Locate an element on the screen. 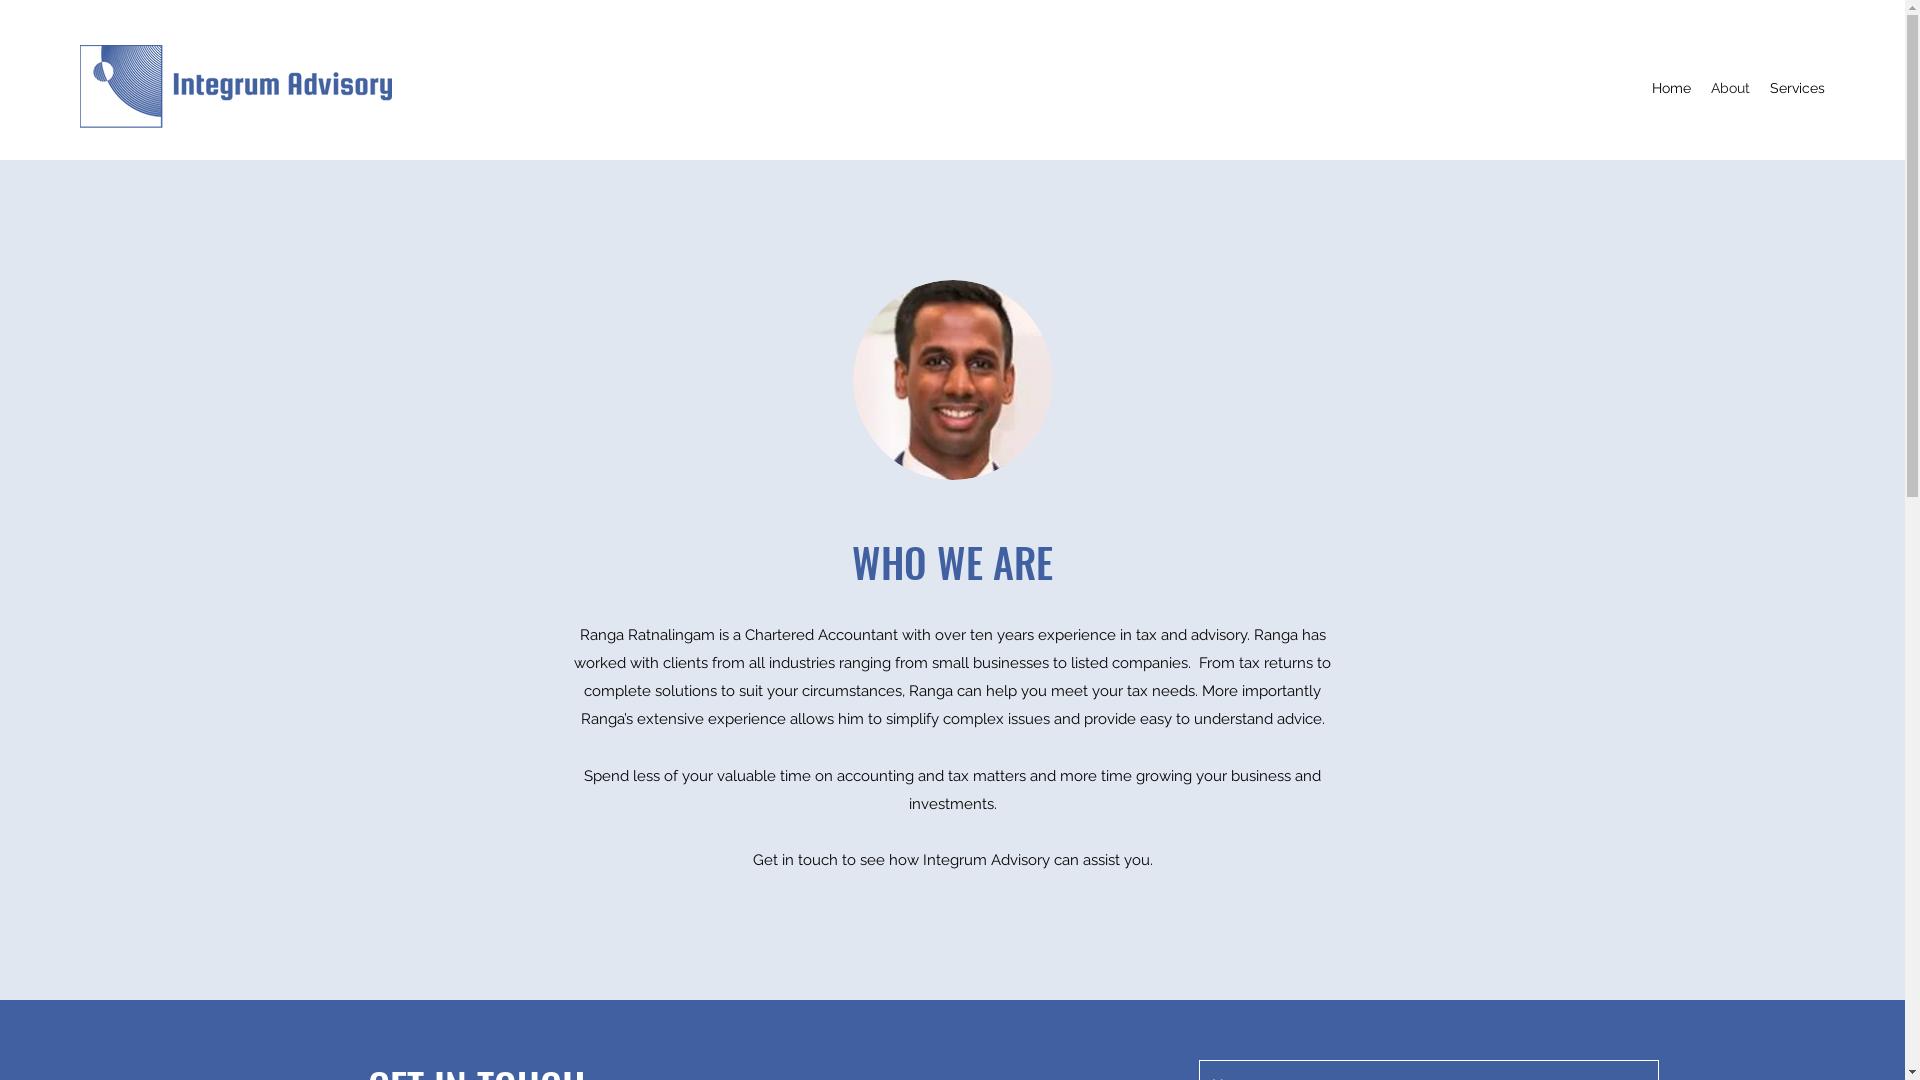 This screenshot has height=1080, width=1920. 'Services' is located at coordinates (1797, 87).